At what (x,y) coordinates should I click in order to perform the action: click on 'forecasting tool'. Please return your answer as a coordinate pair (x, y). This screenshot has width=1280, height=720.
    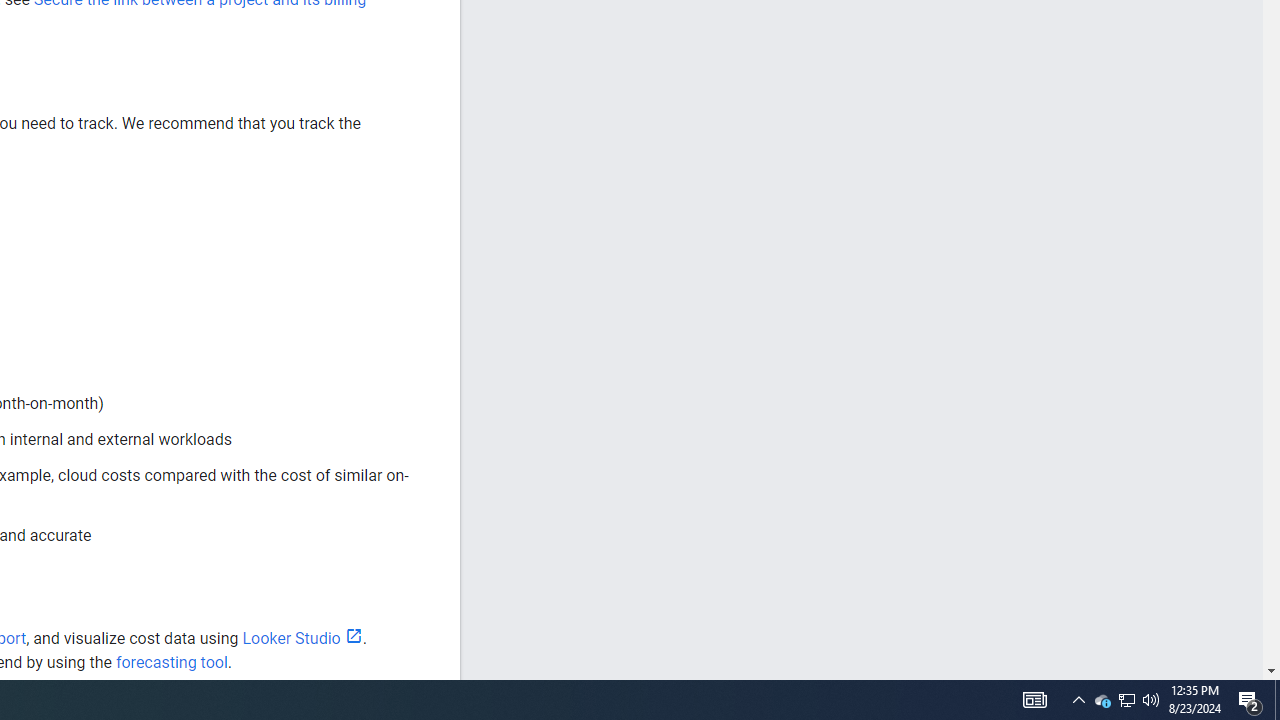
    Looking at the image, I should click on (171, 662).